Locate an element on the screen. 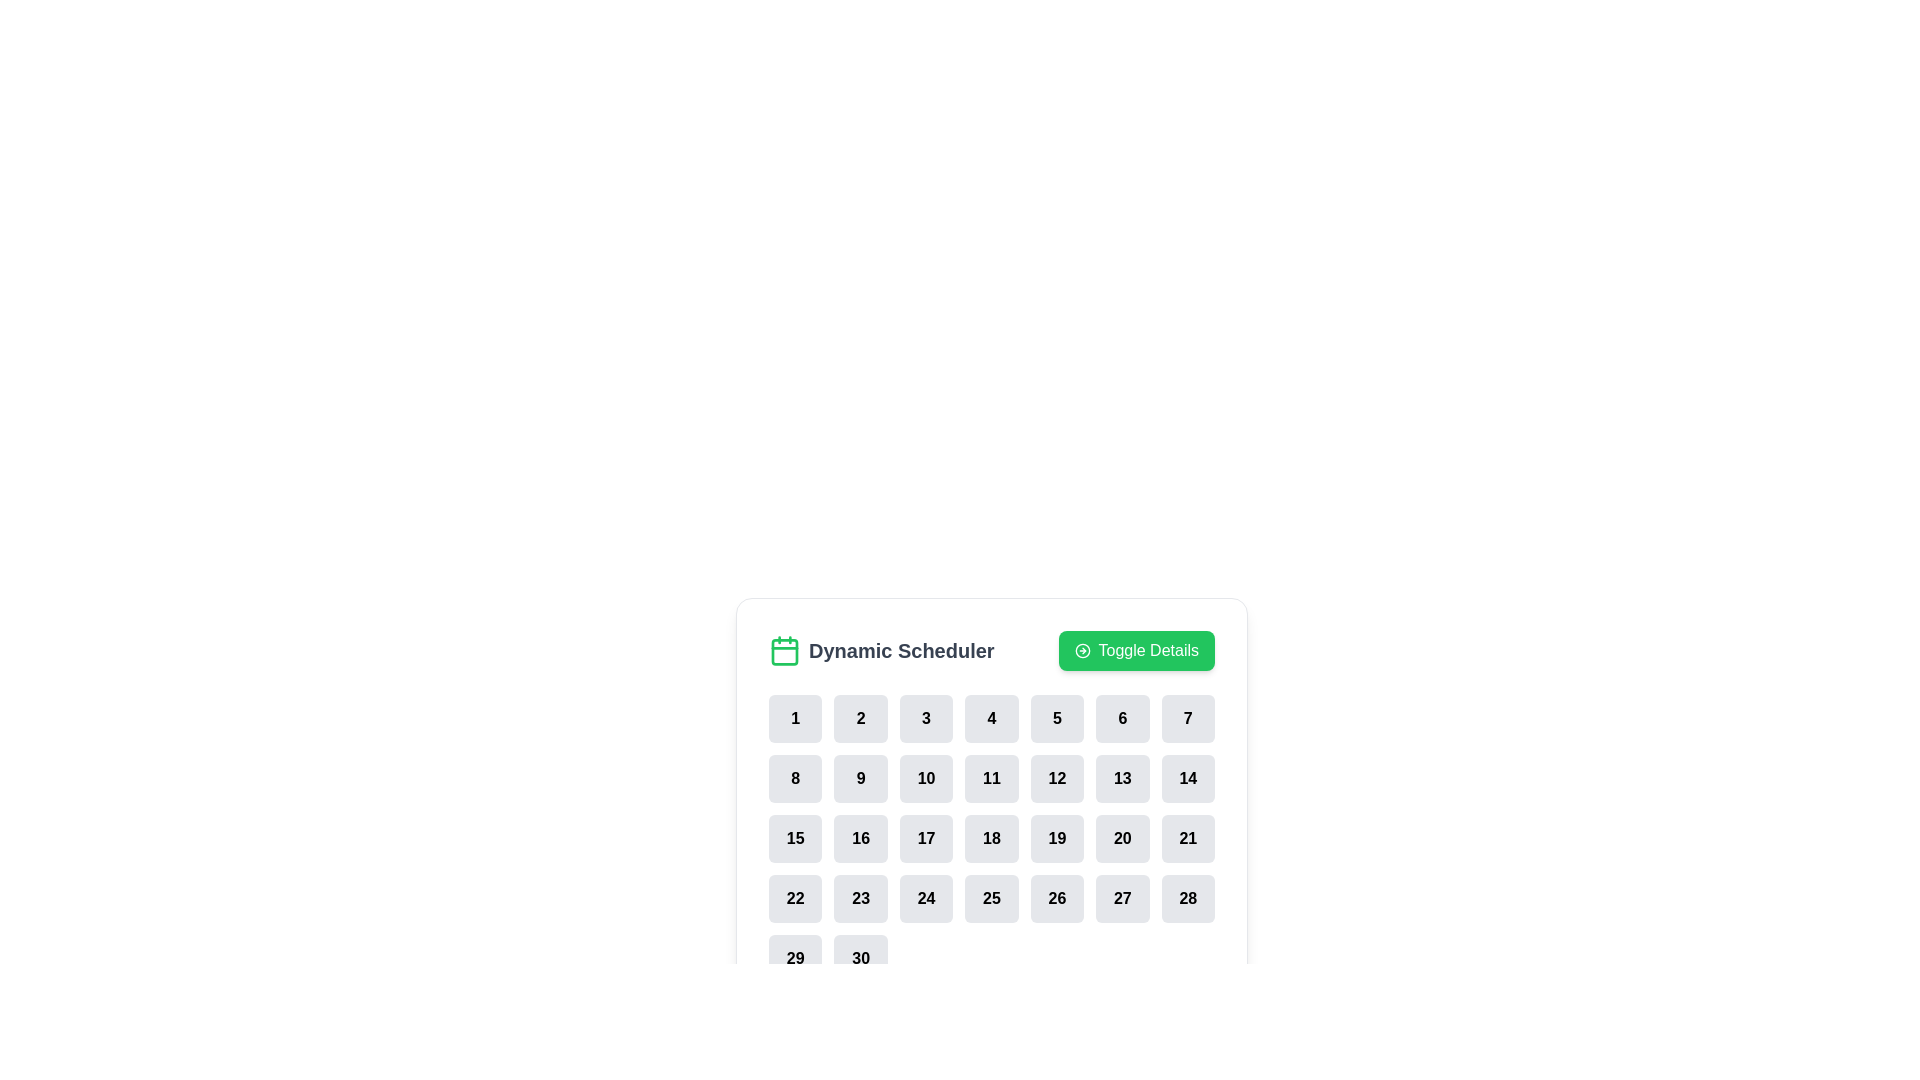 The width and height of the screenshot is (1920, 1080). the rectangular button with rounded corners labeled '30' in the bottom row of the 'Dynamic Scheduler' grid is located at coordinates (860, 958).